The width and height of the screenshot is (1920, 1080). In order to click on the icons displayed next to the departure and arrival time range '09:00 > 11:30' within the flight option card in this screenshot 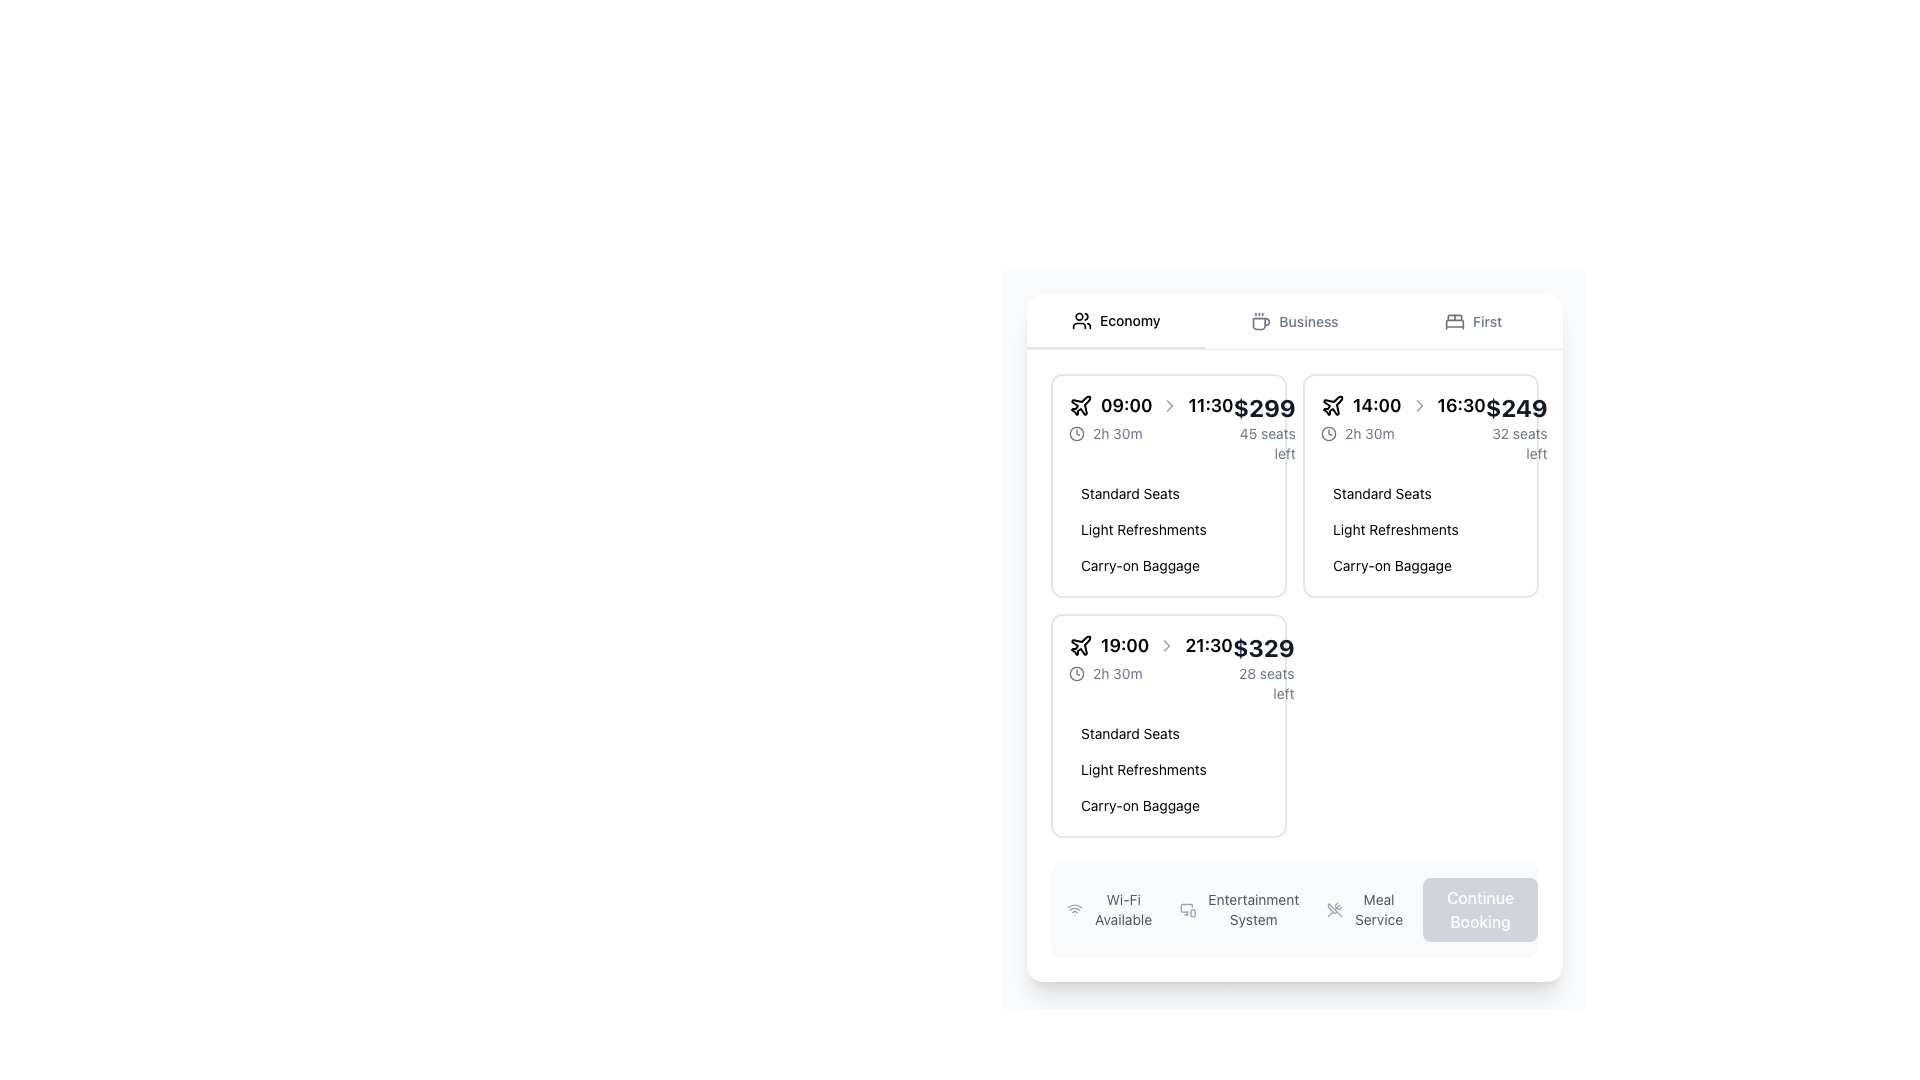, I will do `click(1151, 416)`.